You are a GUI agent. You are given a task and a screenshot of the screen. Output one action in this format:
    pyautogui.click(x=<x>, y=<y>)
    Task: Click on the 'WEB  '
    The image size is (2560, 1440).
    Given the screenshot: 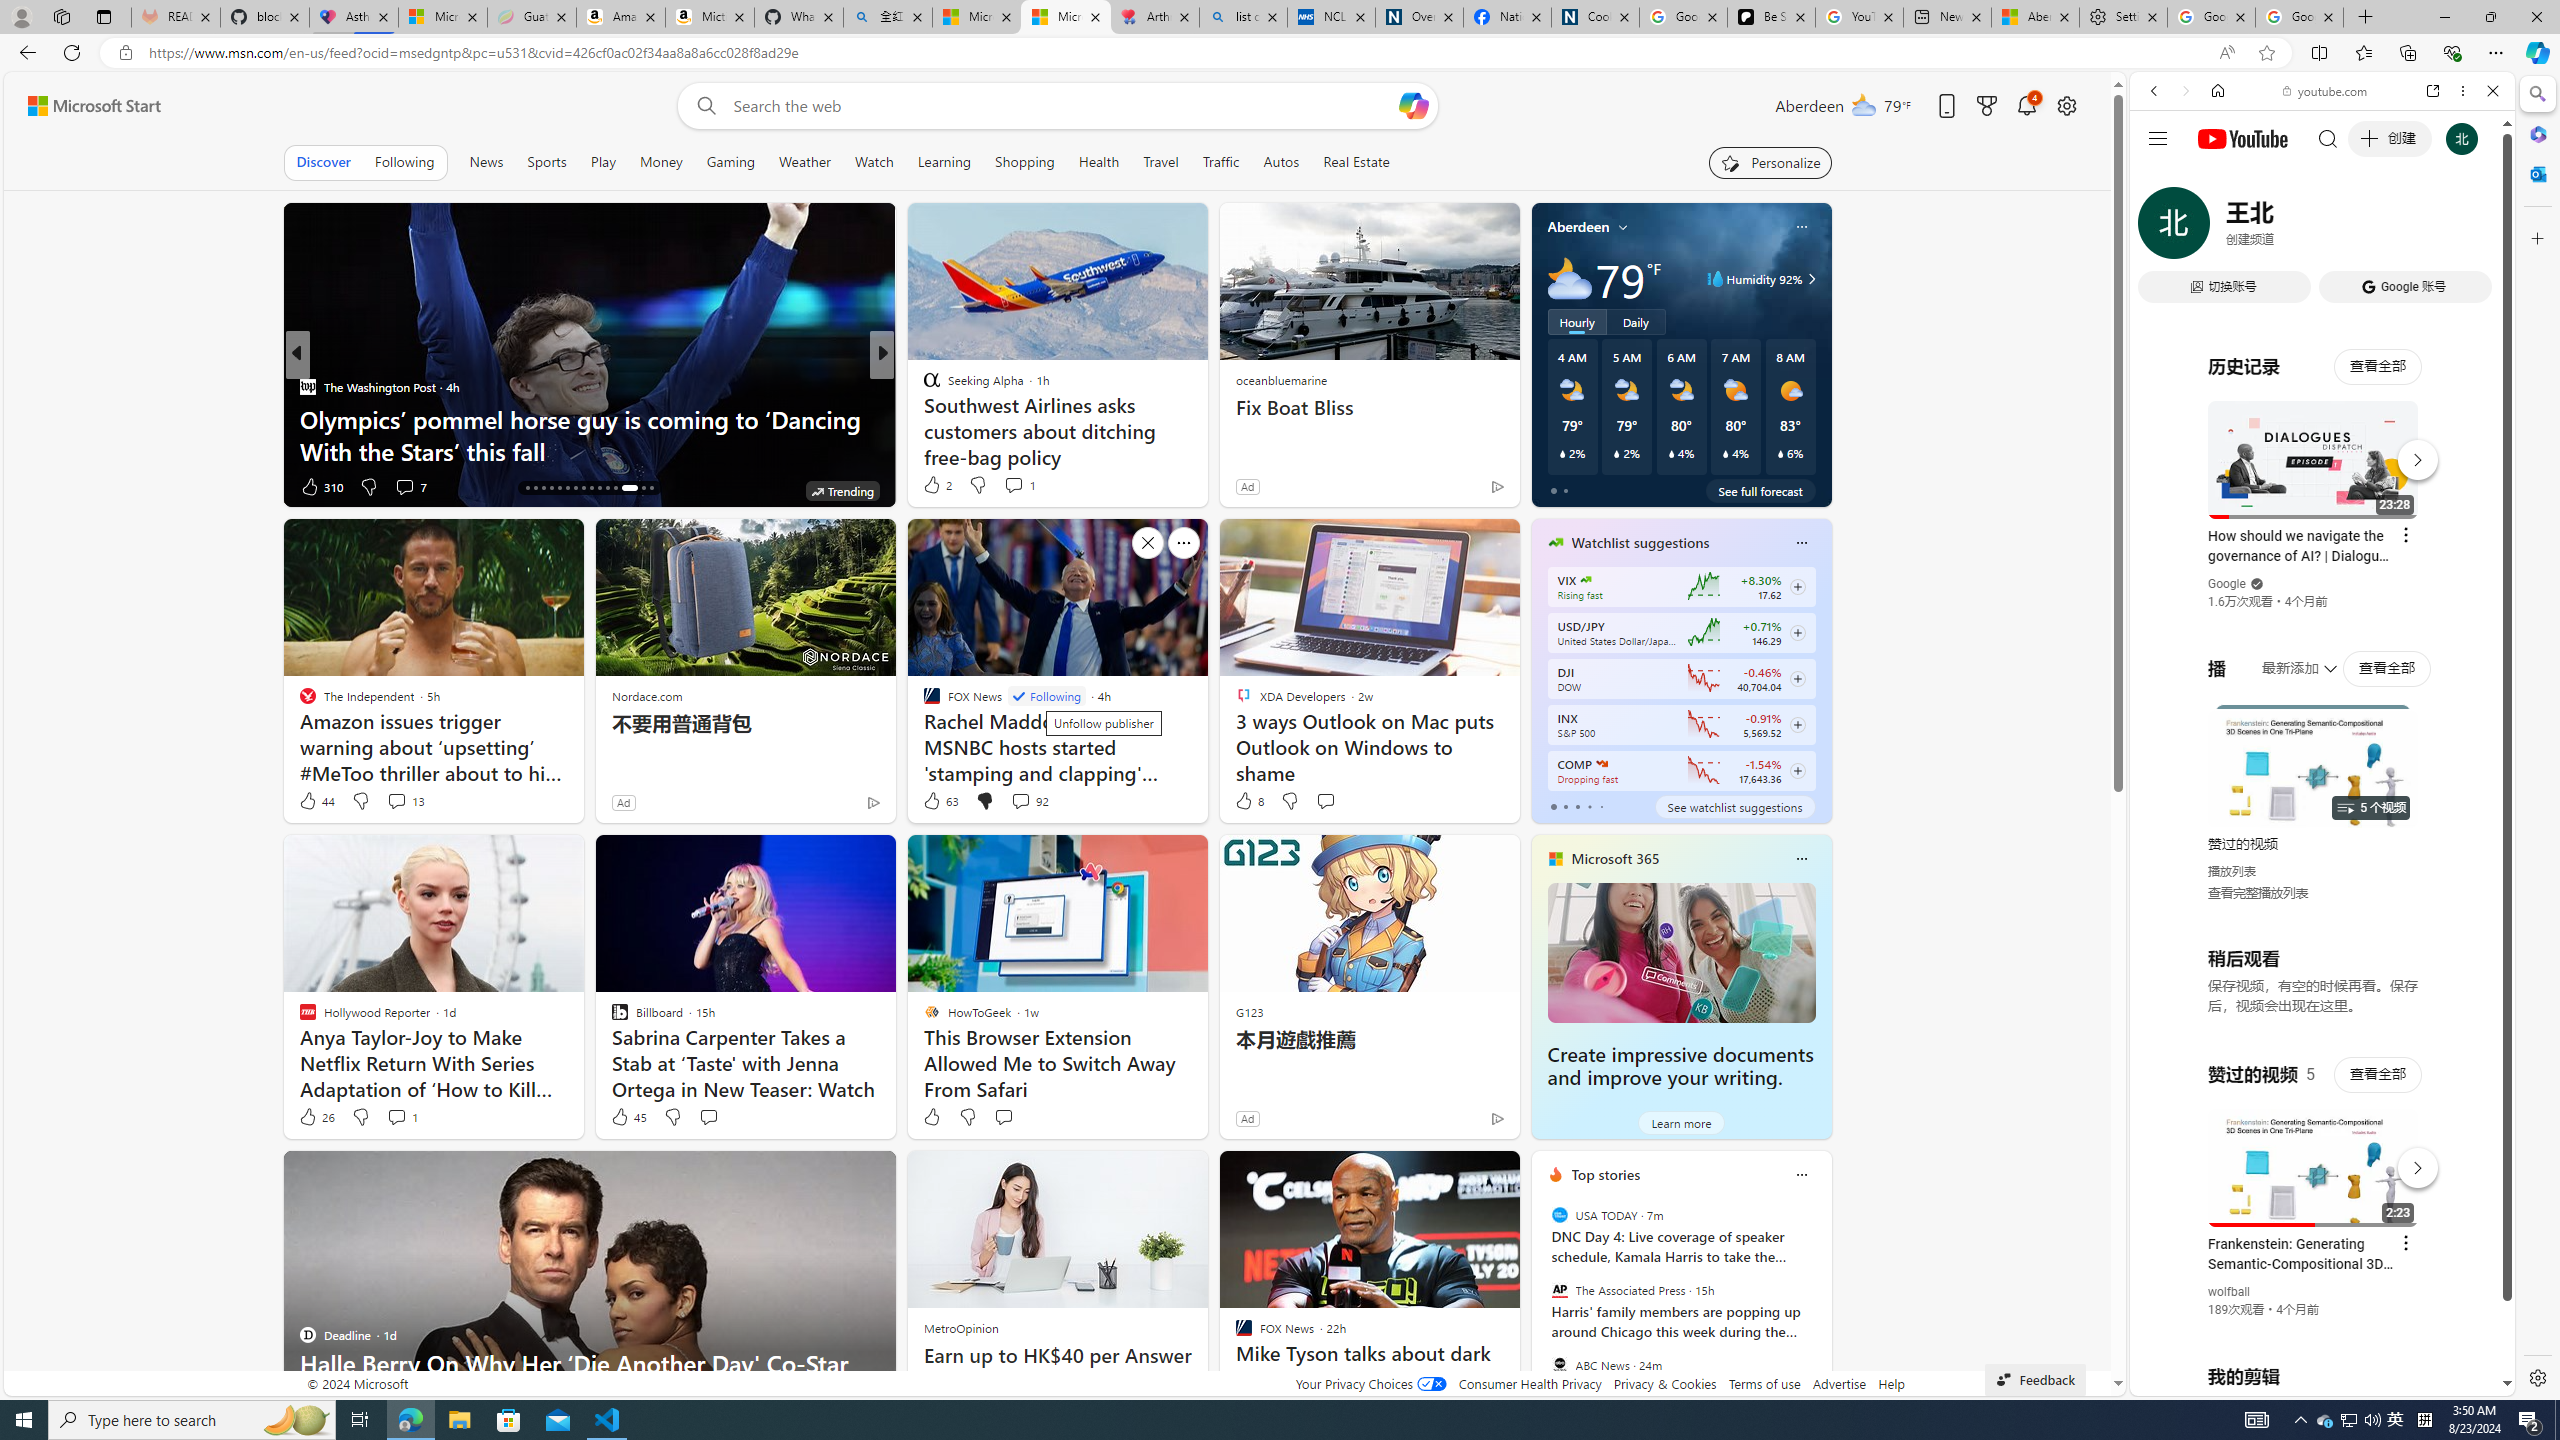 What is the action you would take?
    pyautogui.click(x=2162, y=229)
    